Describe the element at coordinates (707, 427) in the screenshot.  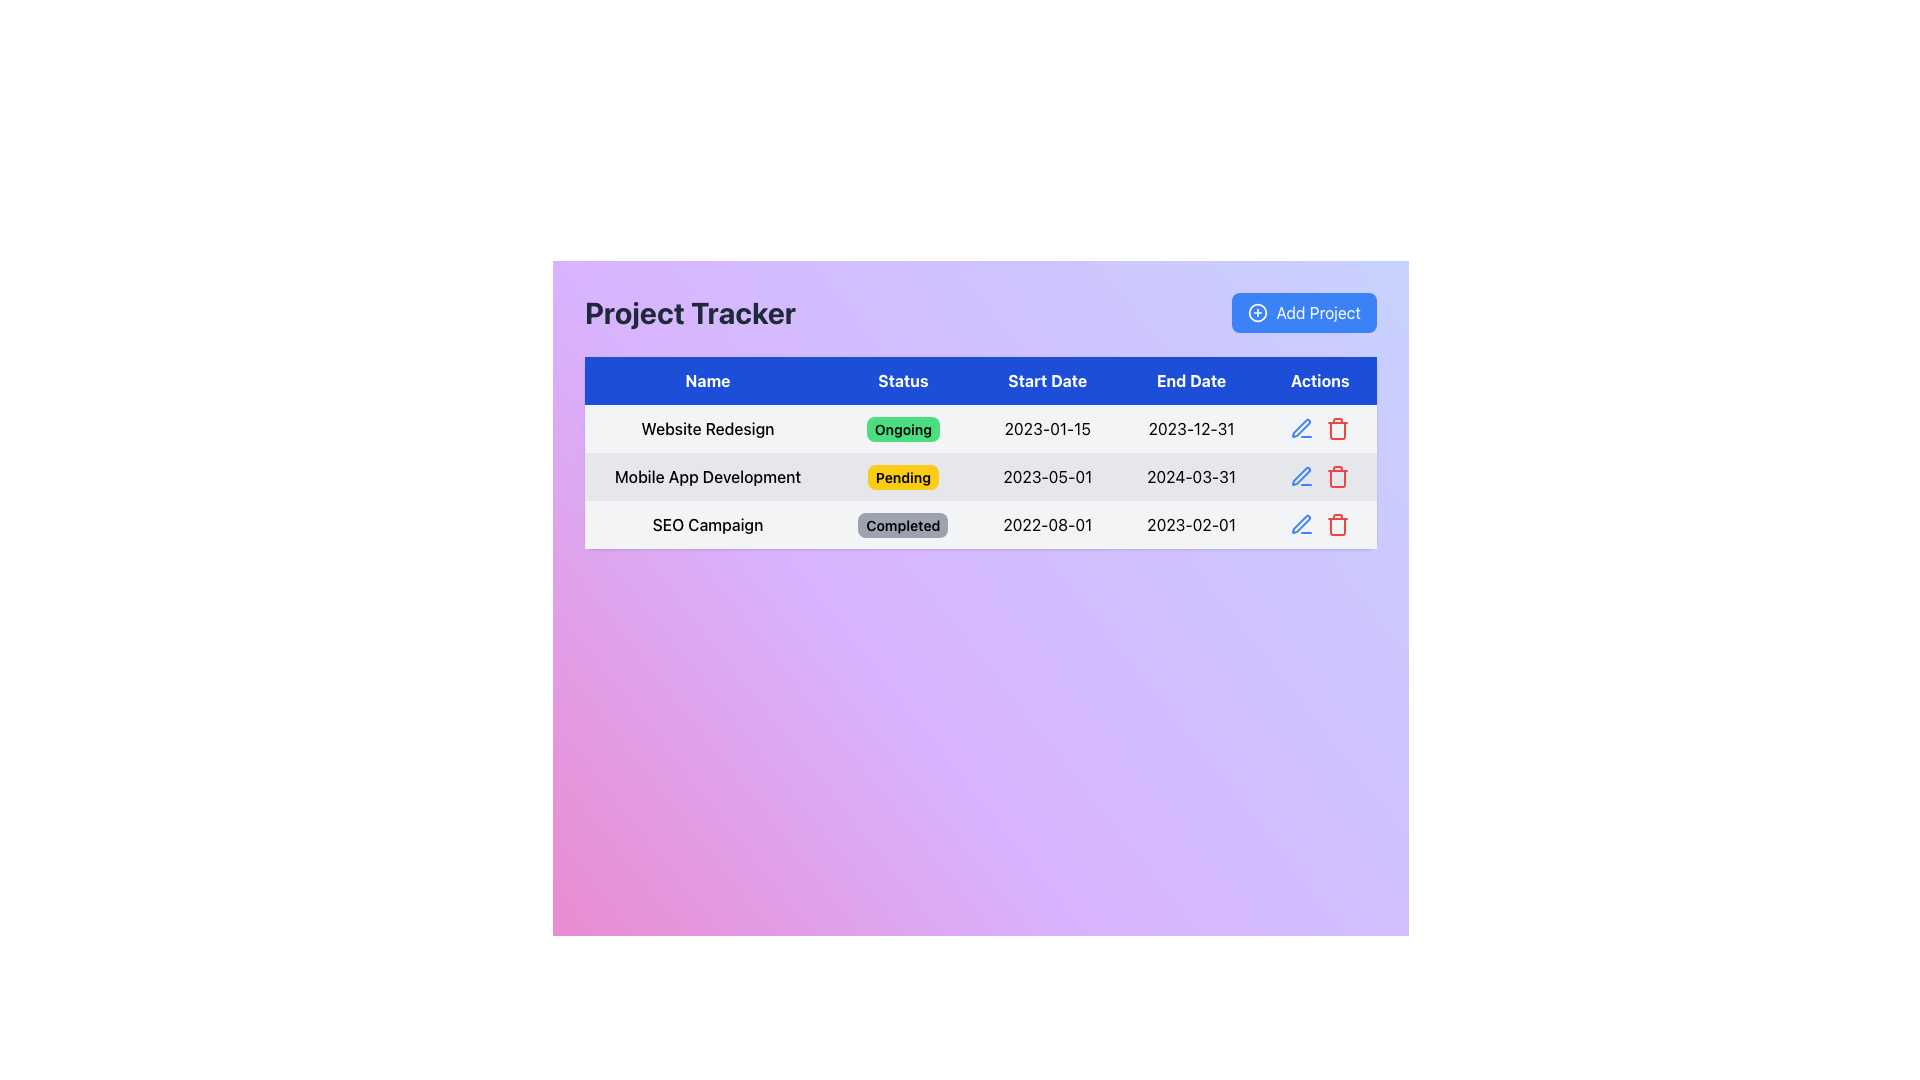
I see `the Static Text Label displaying 'Website Redesign' located in the top row of the data table under the 'Name' header` at that location.